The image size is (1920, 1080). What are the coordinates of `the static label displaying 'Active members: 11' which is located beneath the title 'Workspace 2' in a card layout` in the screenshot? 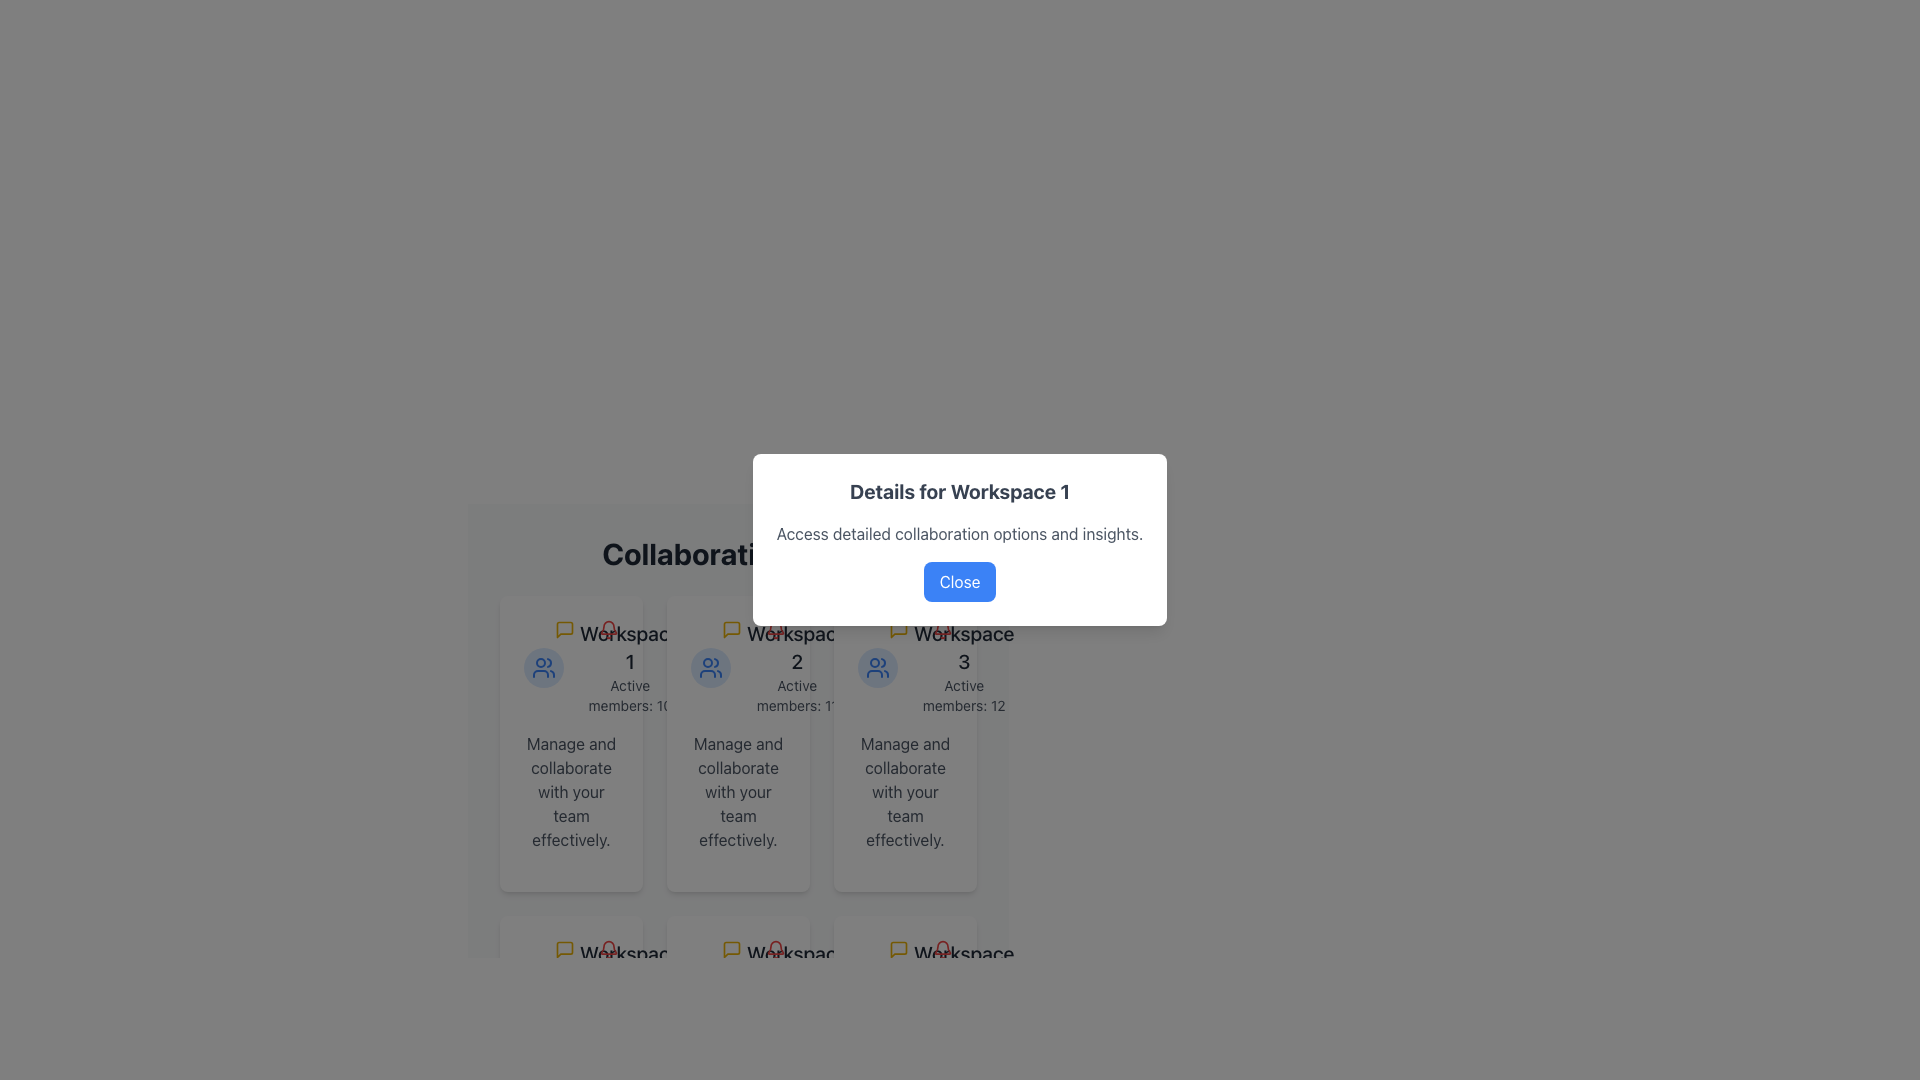 It's located at (796, 694).